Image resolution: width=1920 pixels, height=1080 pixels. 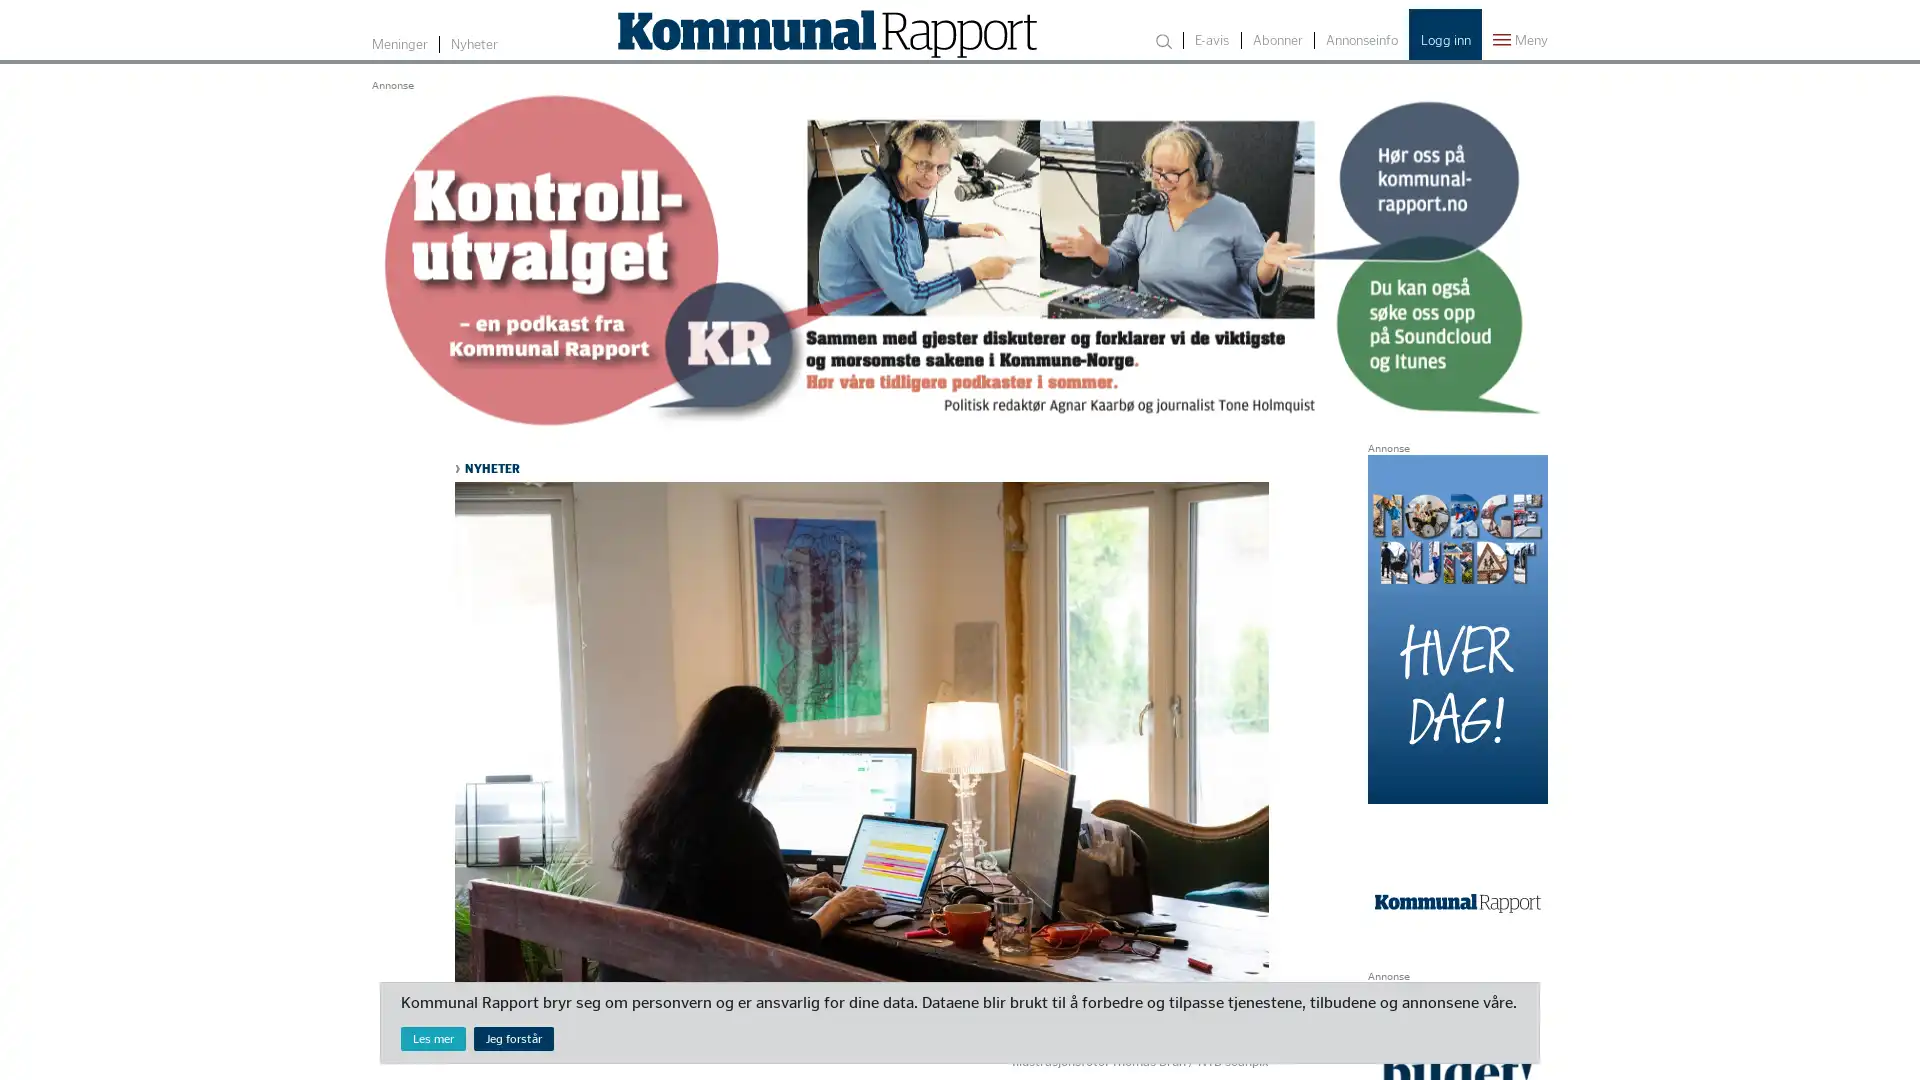 I want to click on Meny, so click(x=1513, y=42).